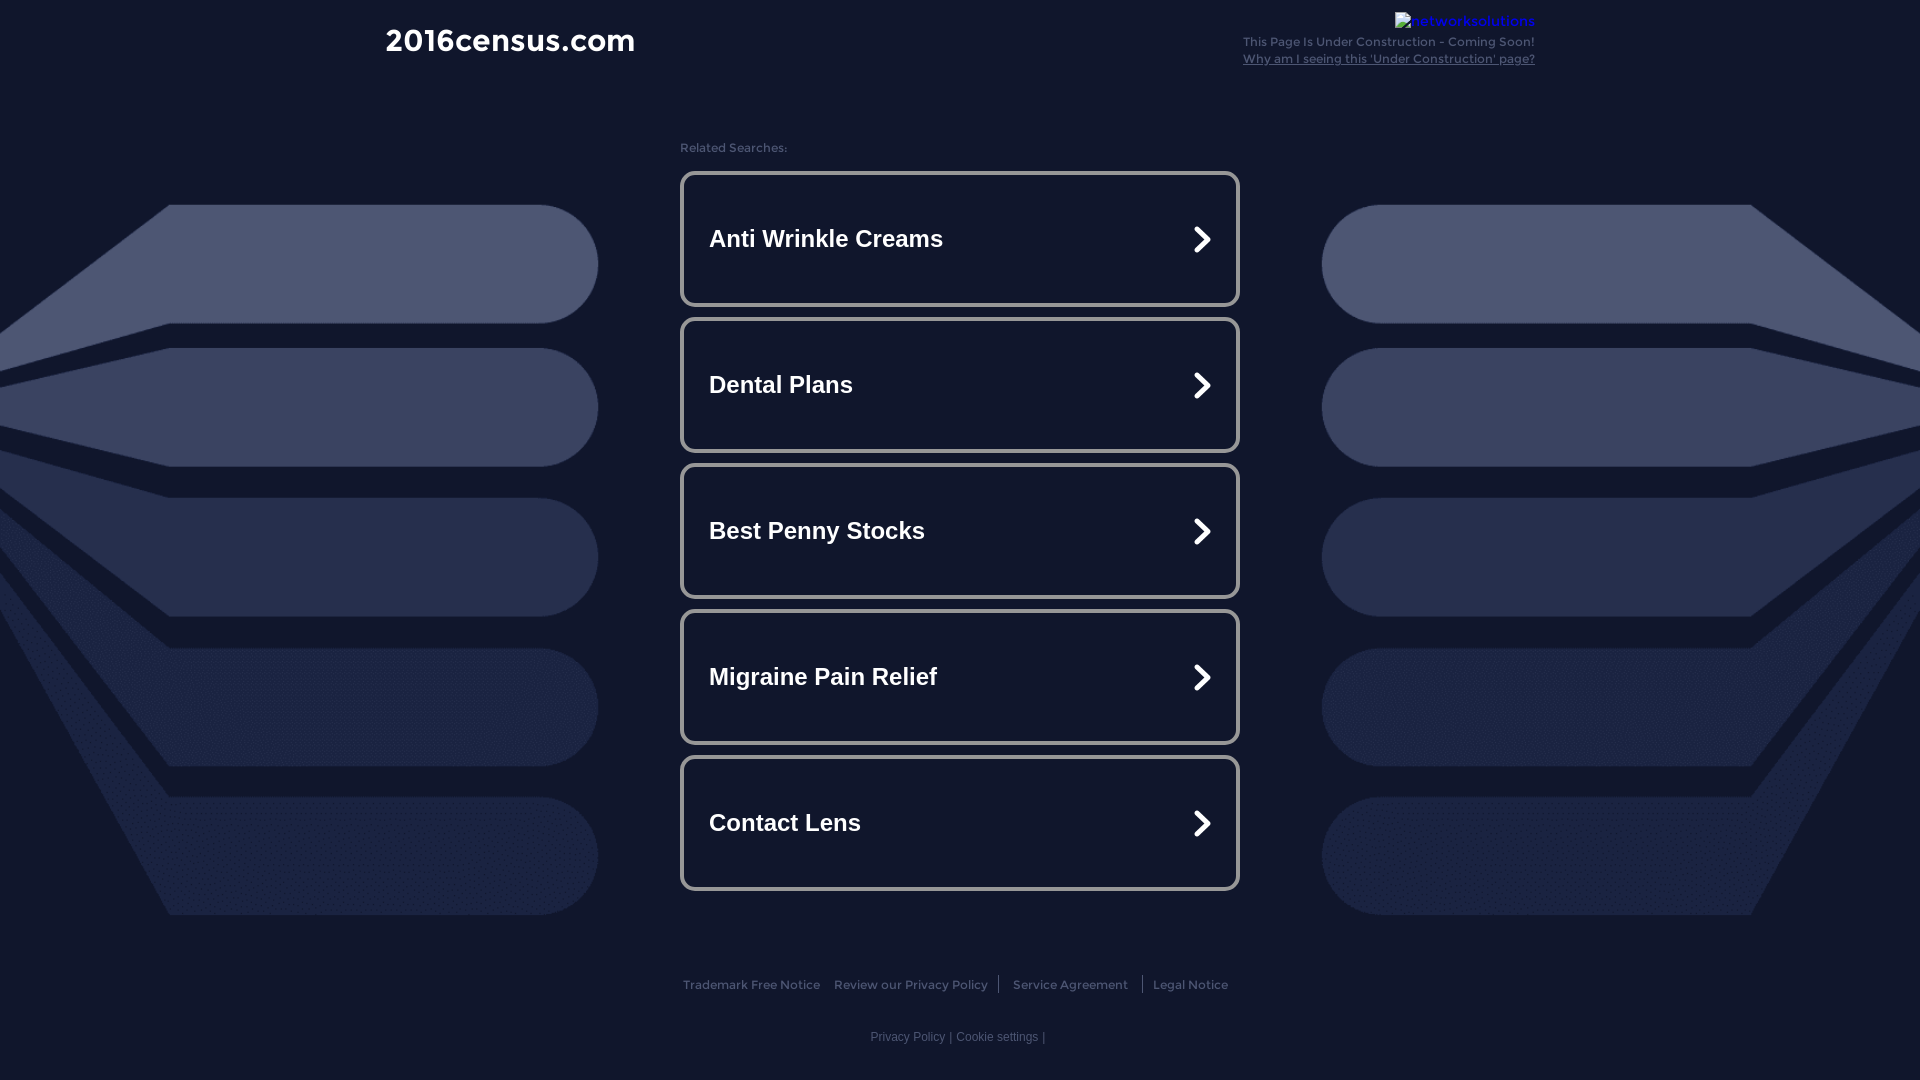 This screenshot has width=1920, height=1080. I want to click on 'Contact Lens', so click(960, 822).